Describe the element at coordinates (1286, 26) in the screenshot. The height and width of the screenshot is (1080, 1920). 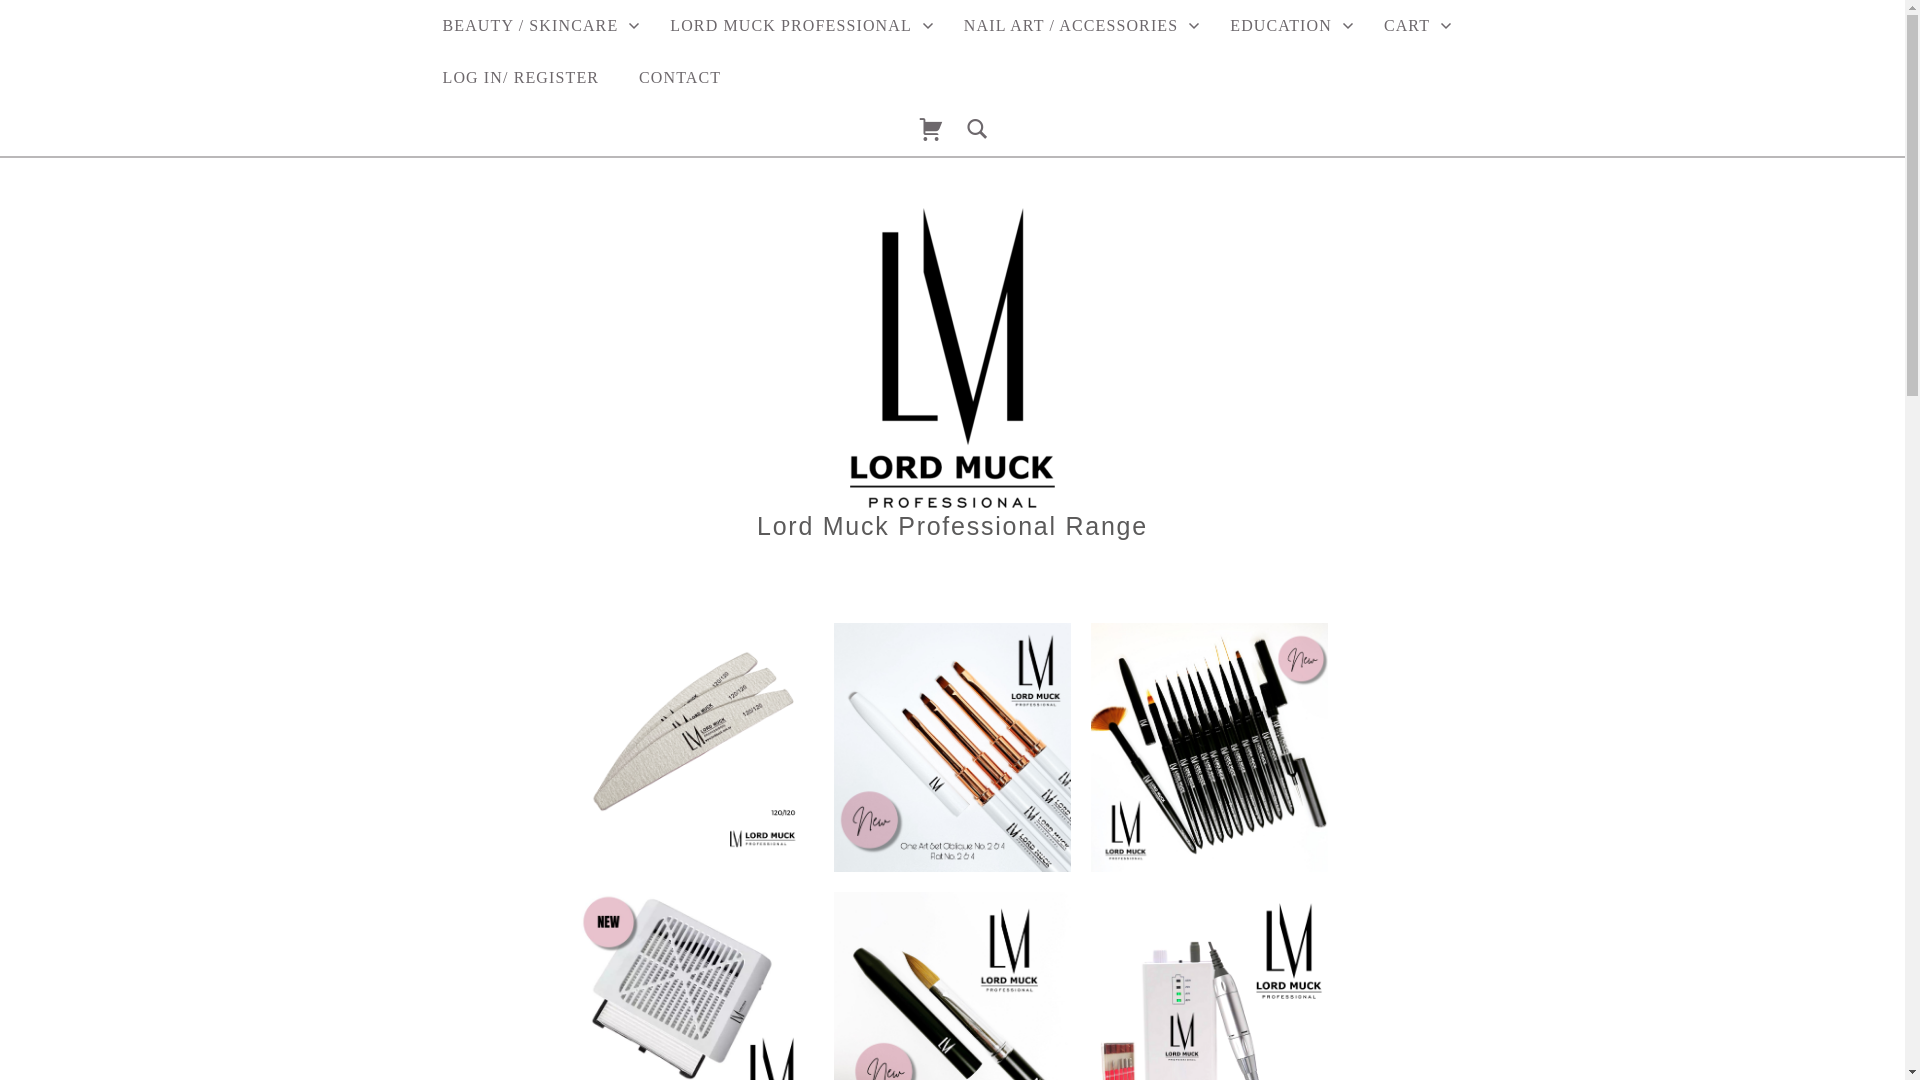
I see `'EDUCATION'` at that location.